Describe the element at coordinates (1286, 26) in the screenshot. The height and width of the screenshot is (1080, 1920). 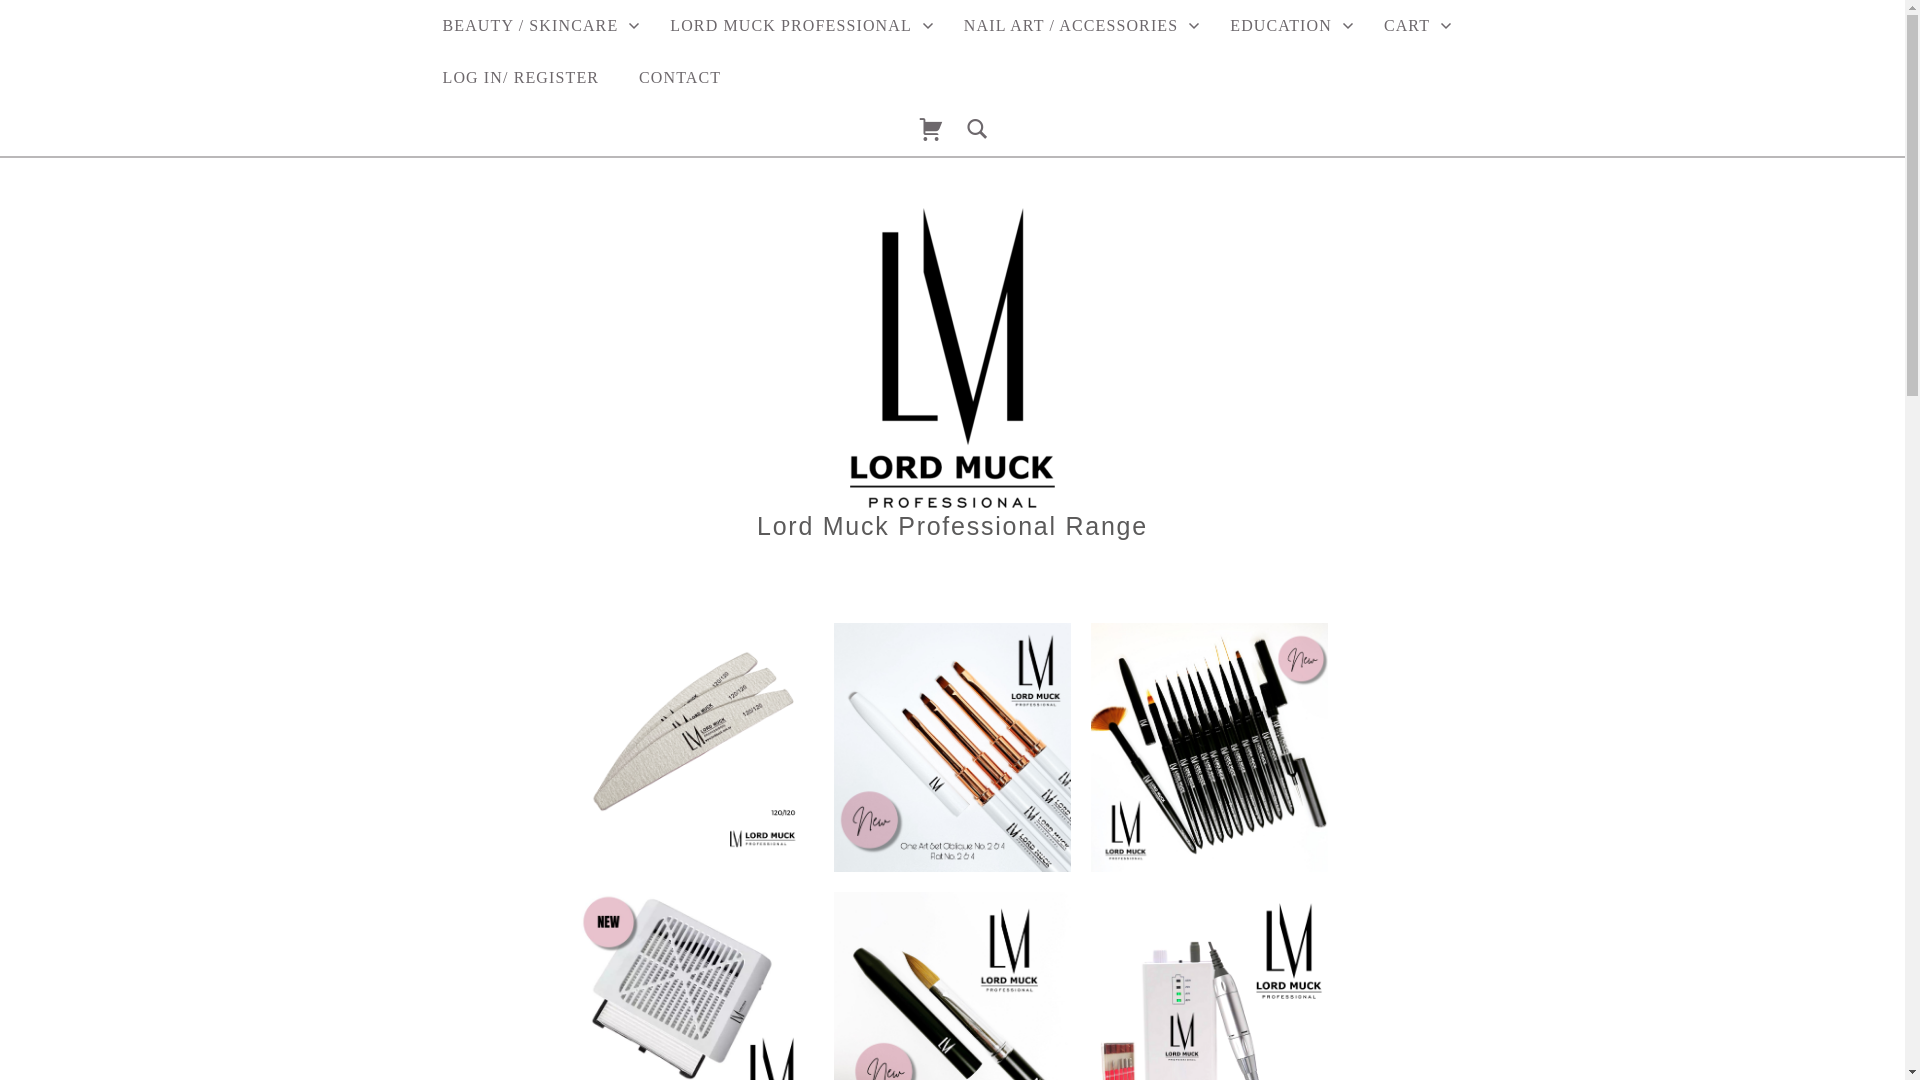
I see `'EDUCATION'` at that location.